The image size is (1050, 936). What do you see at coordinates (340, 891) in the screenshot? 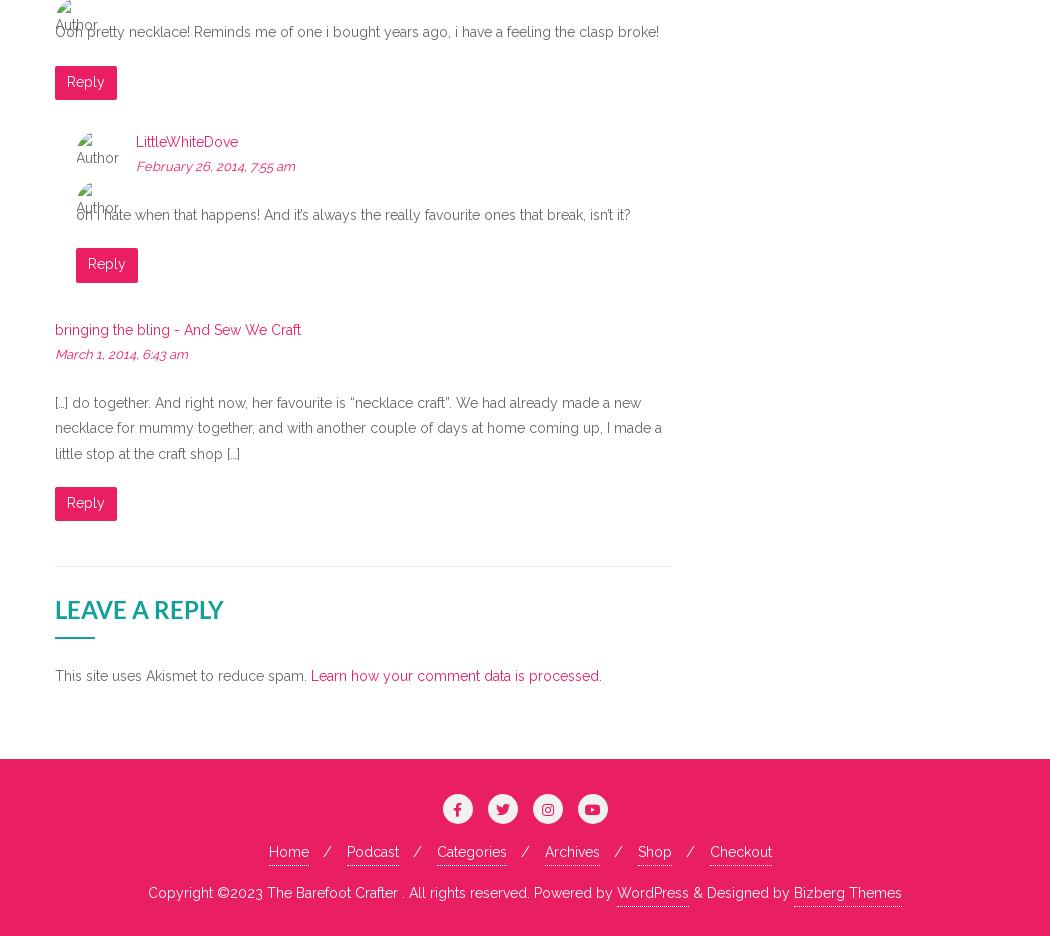
I see `'Copyright ©2023 
				
		The Barefoot Crafter
		. All rights reserved.'` at bounding box center [340, 891].